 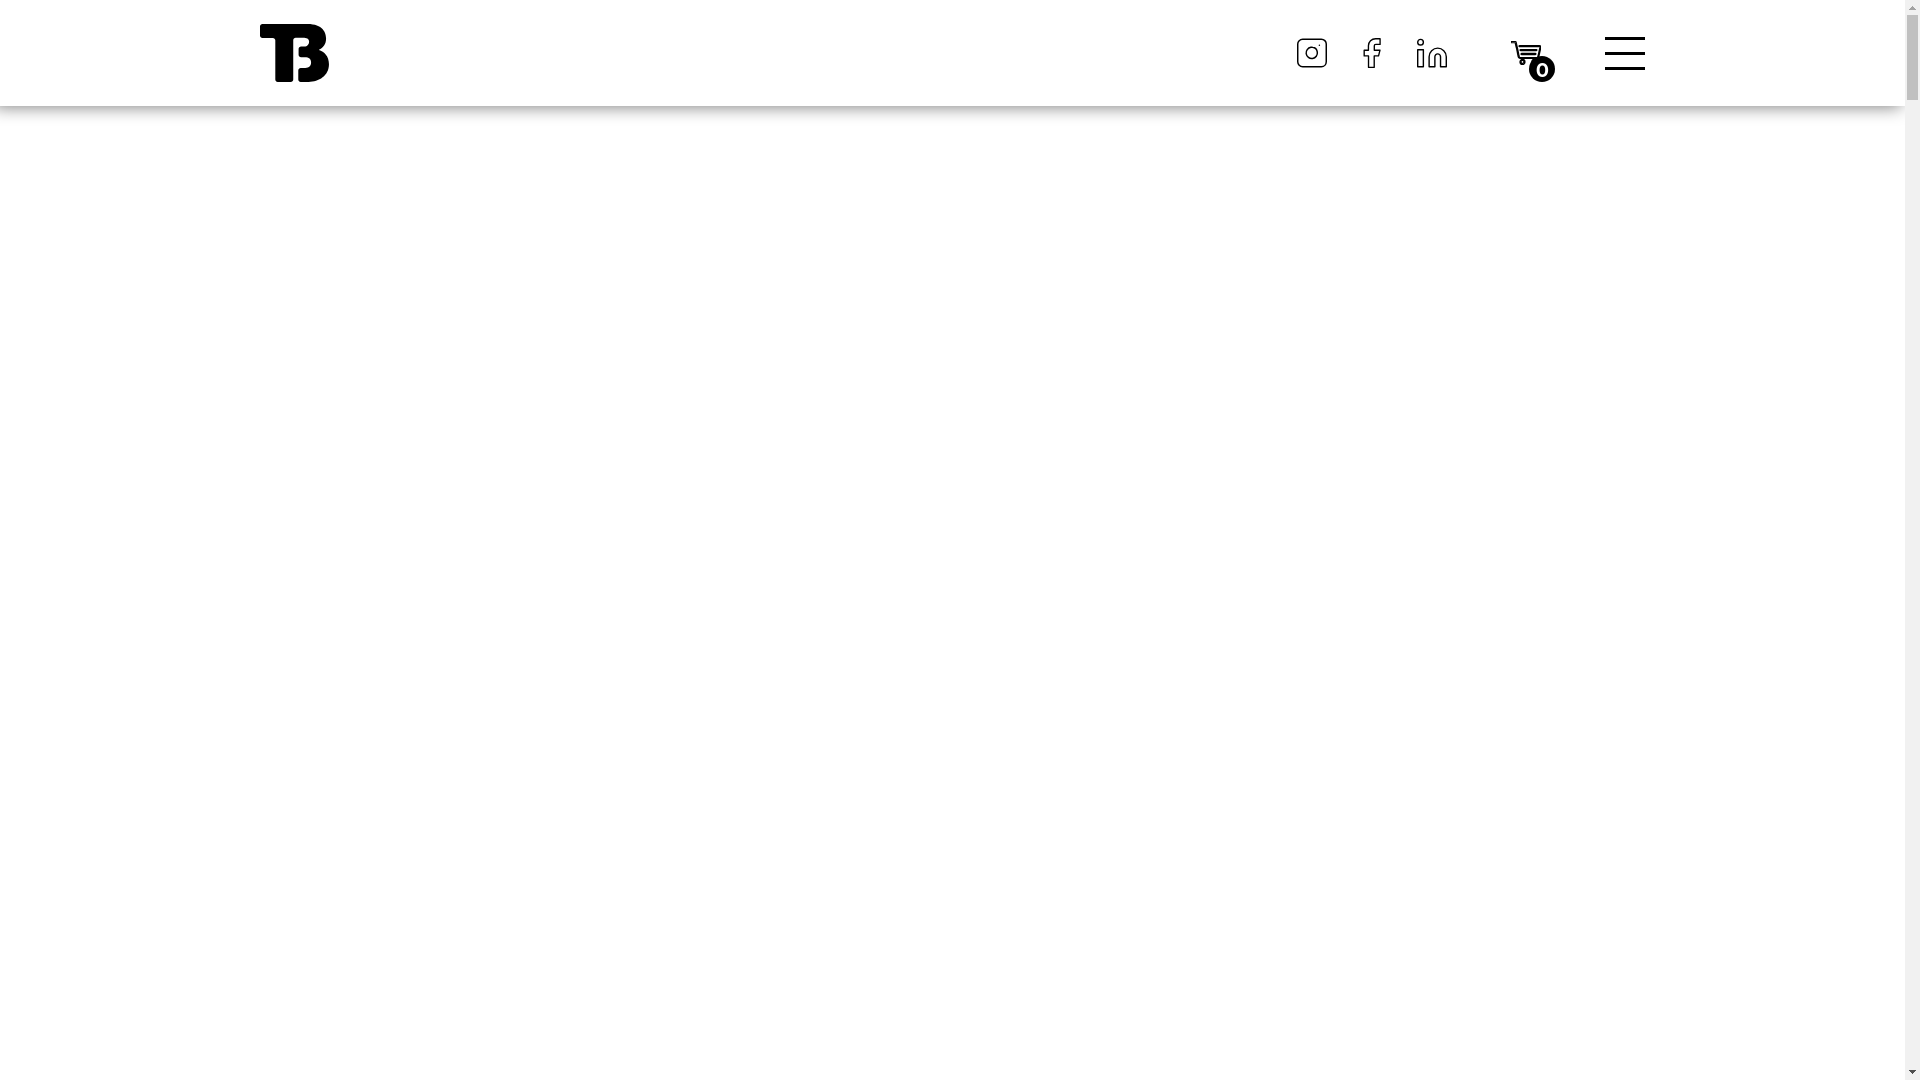 I want to click on '0', so click(x=1525, y=50).